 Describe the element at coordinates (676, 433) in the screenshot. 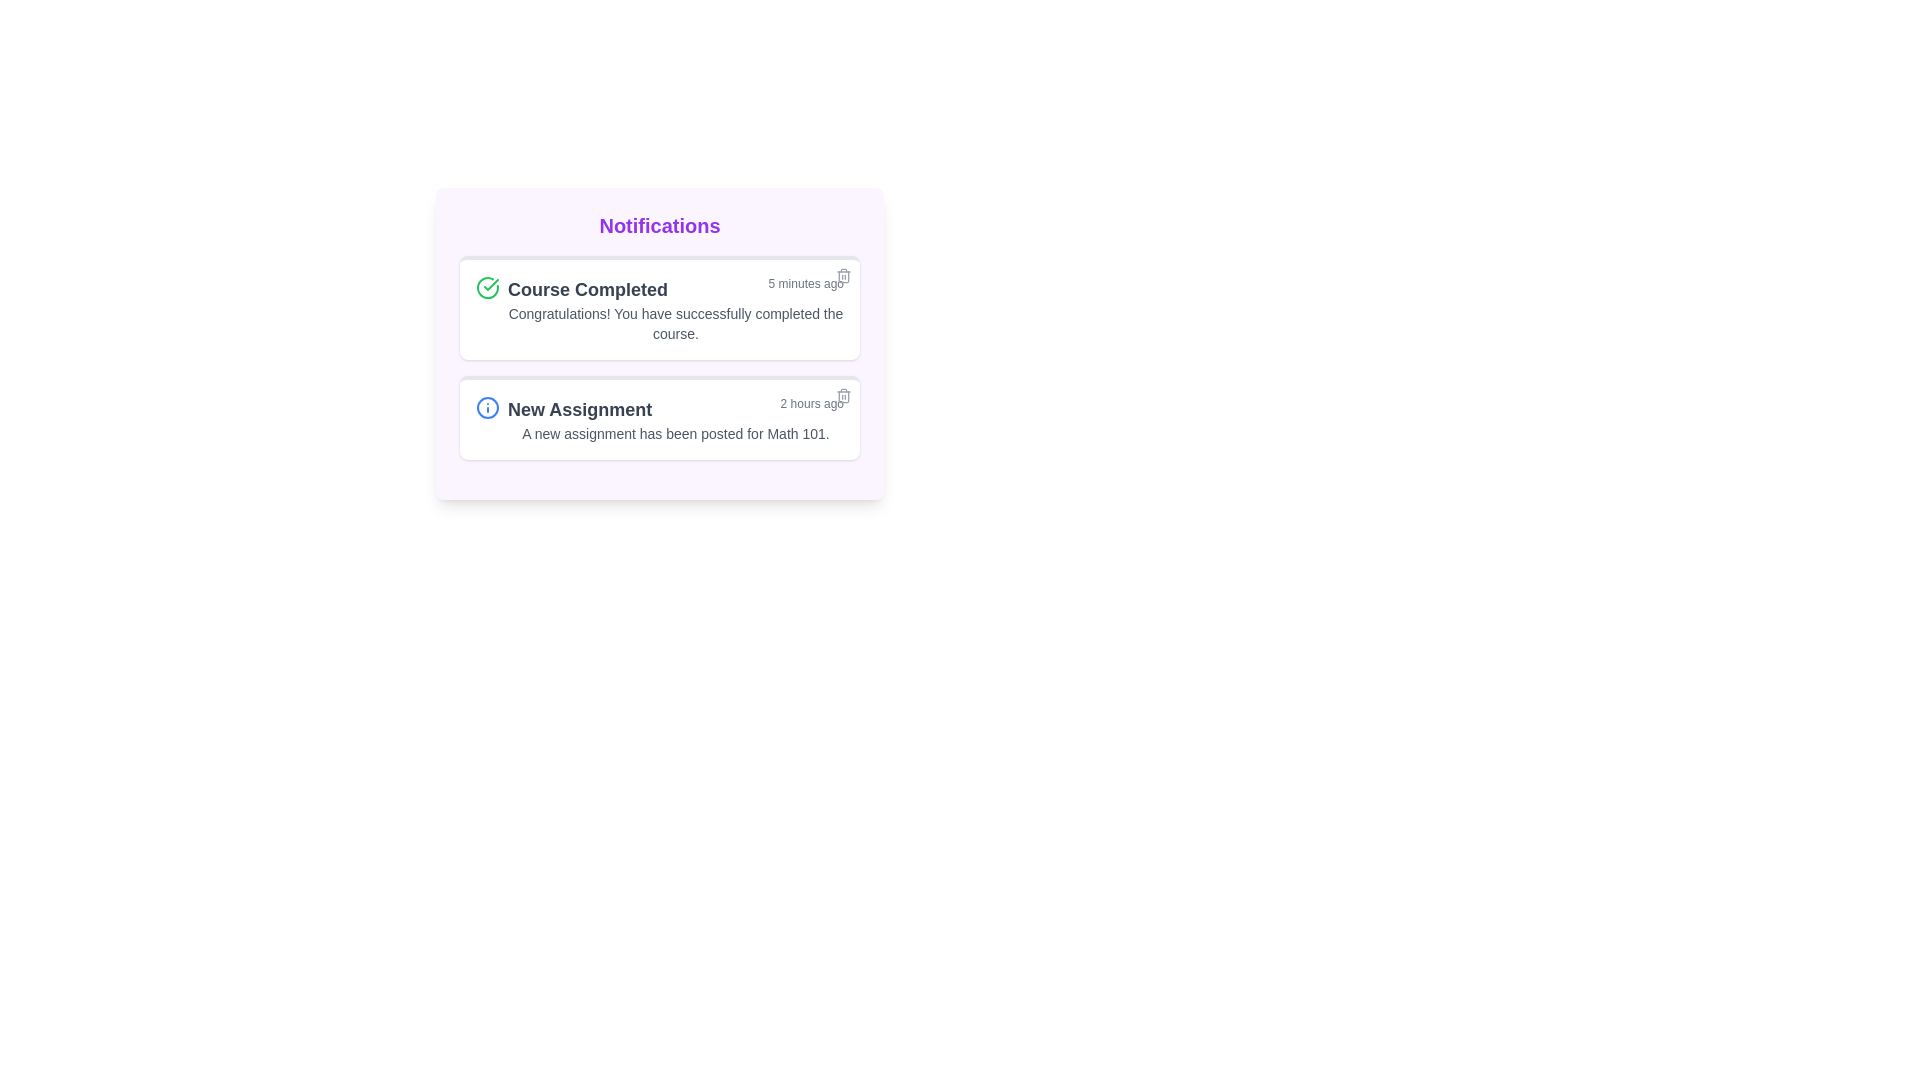

I see `text label displaying 'A new assignment has been posted for Math 101.' located in the second notification card under the title 'New Assignment.'` at that location.